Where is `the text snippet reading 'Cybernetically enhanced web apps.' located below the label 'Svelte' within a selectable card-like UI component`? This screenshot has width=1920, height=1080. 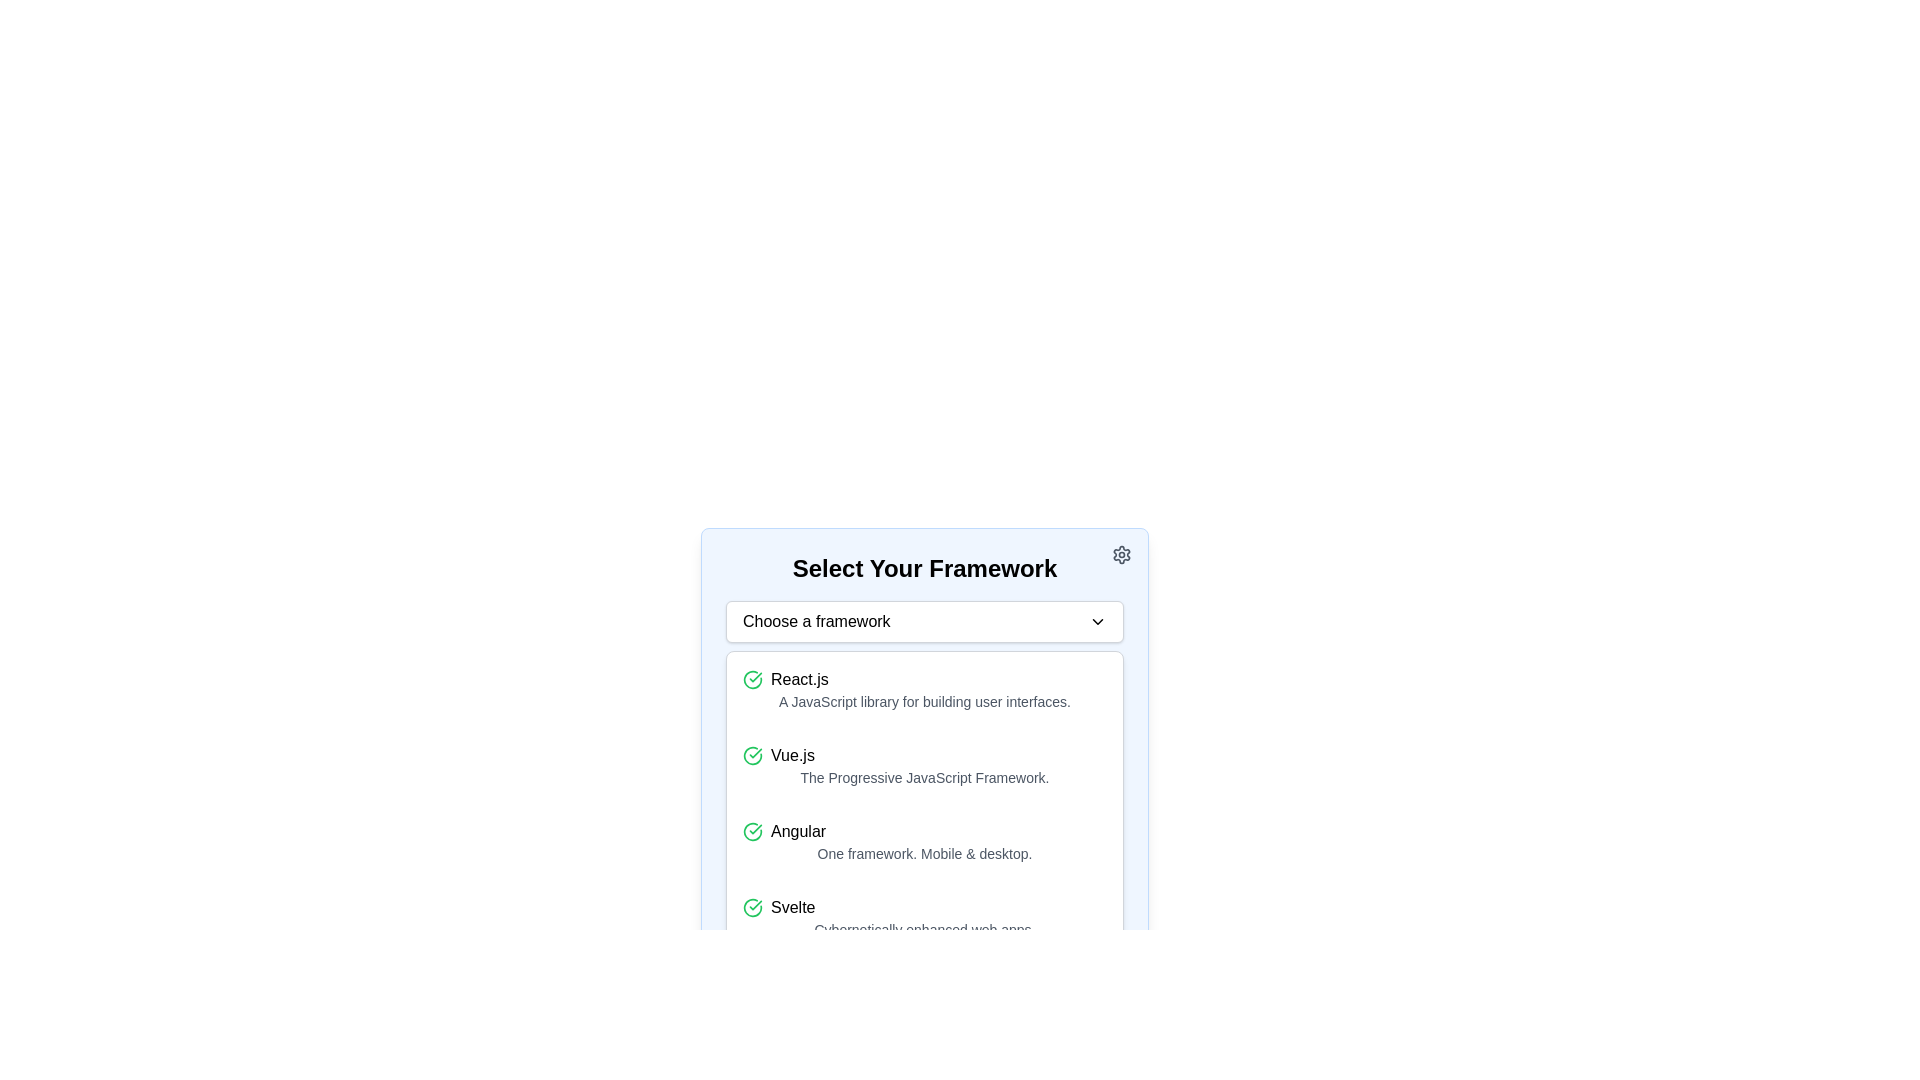
the text snippet reading 'Cybernetically enhanced web apps.' located below the label 'Svelte' within a selectable card-like UI component is located at coordinates (924, 929).